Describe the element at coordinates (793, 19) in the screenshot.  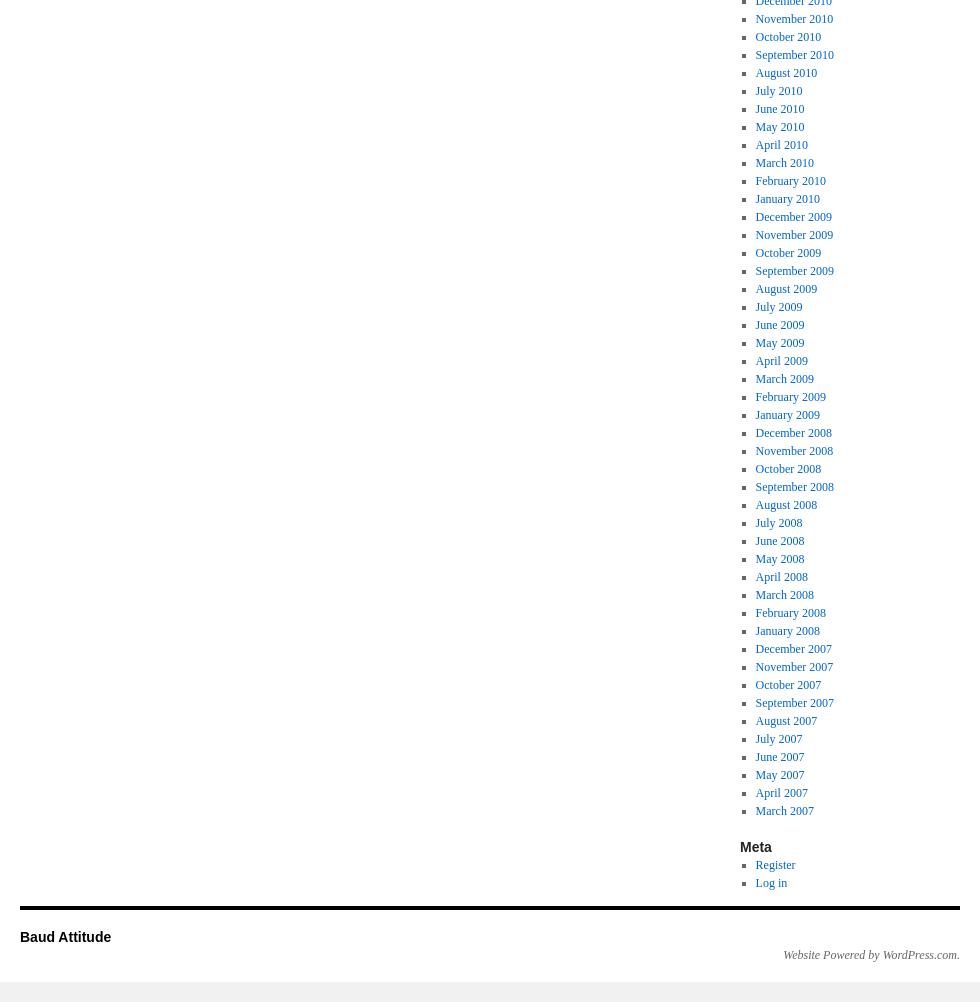
I see `'November 2010'` at that location.